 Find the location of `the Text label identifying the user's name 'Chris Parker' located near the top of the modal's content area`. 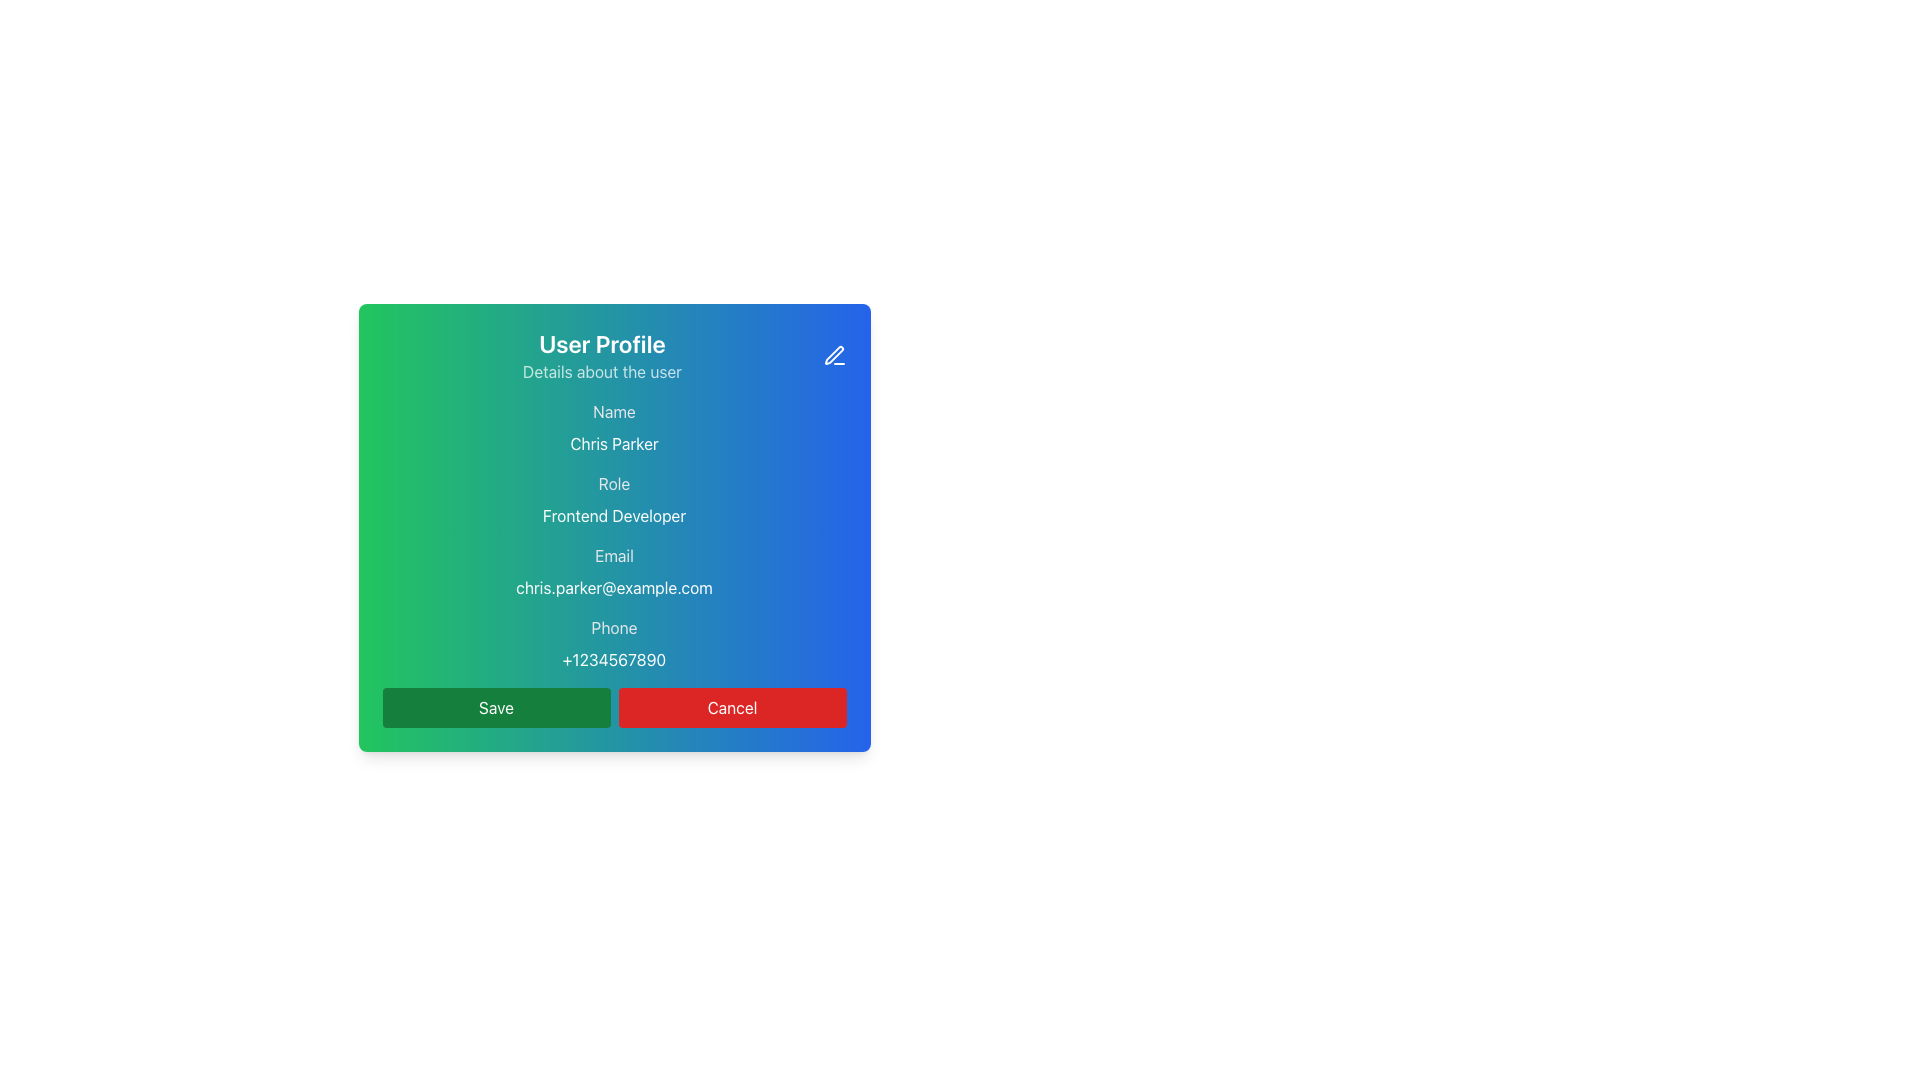

the Text label identifying the user's name 'Chris Parker' located near the top of the modal's content area is located at coordinates (613, 411).